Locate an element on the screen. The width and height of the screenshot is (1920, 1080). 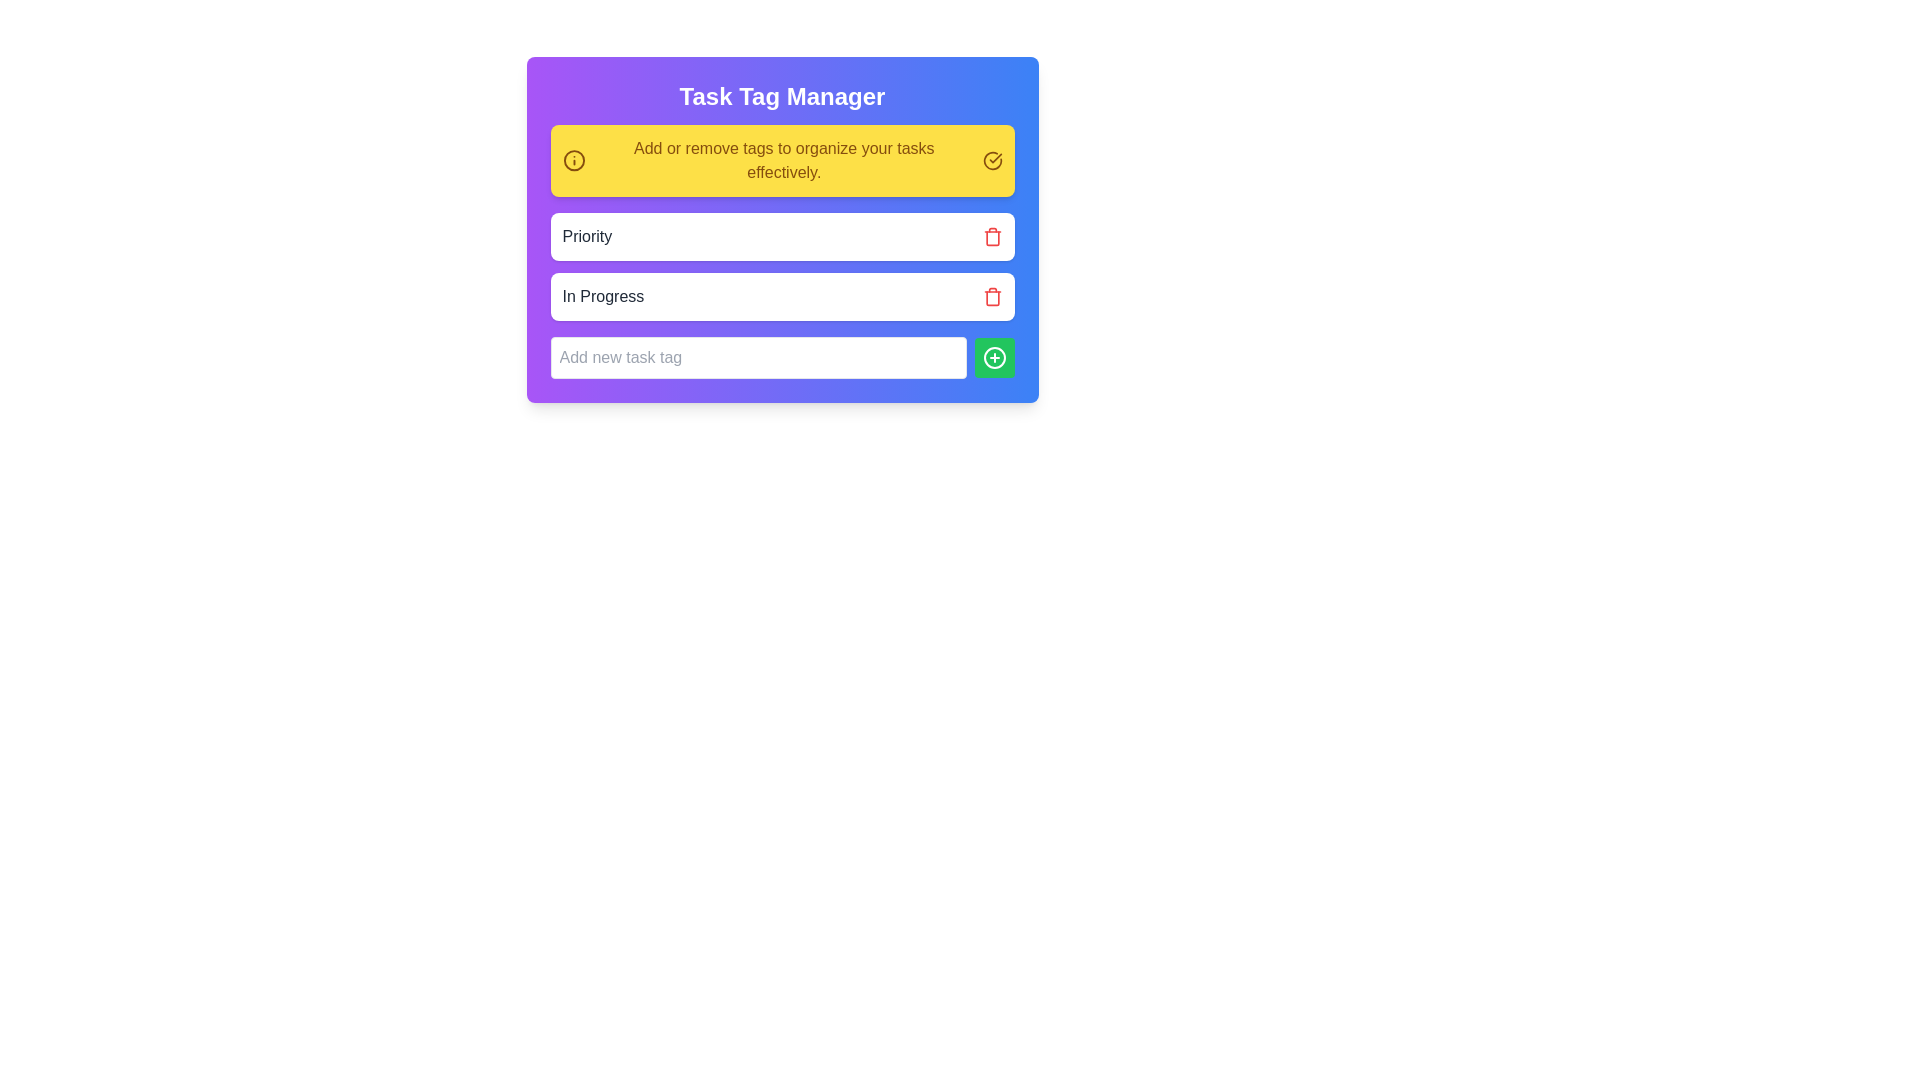
the red trashcan icon button located at the far right of the 'In Progress' row is located at coordinates (992, 297).